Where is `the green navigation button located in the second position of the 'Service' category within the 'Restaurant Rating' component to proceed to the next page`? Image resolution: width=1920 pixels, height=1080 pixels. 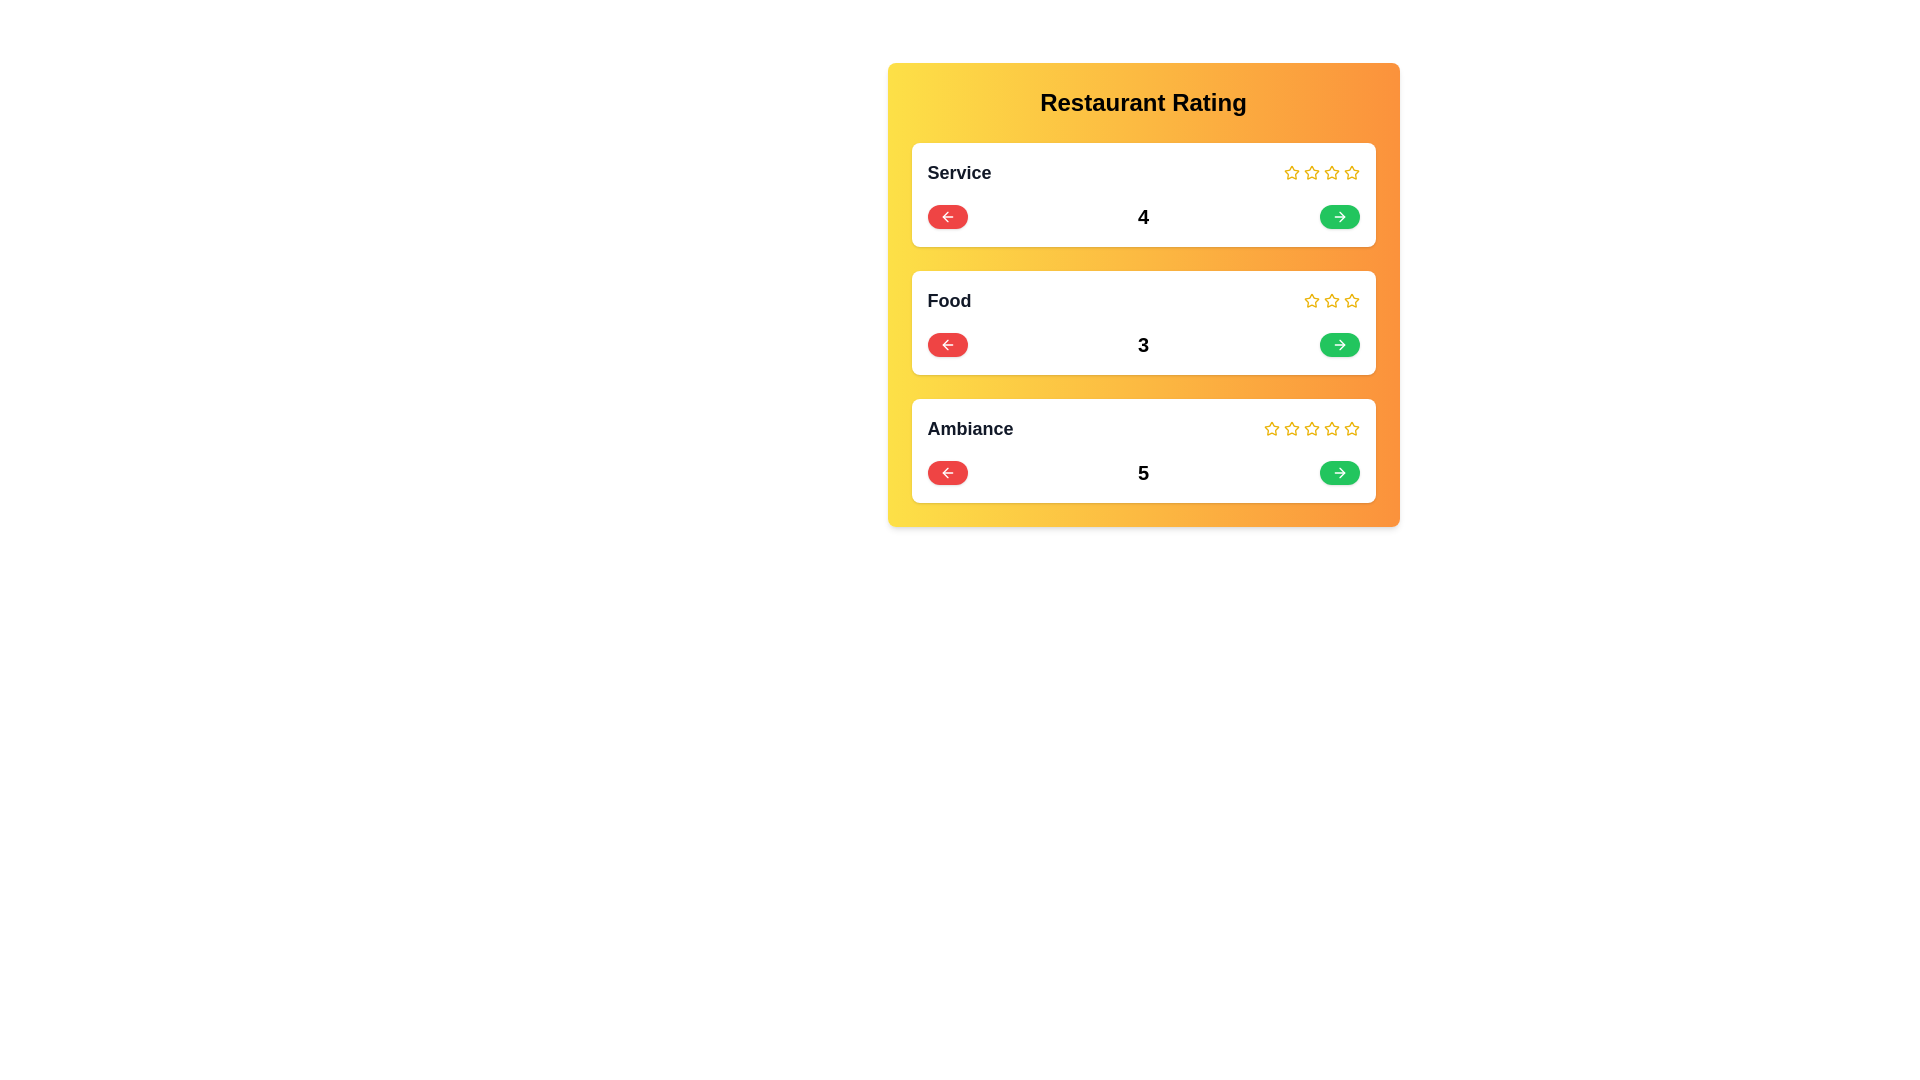
the green navigation button located in the second position of the 'Service' category within the 'Restaurant Rating' component to proceed to the next page is located at coordinates (1339, 216).